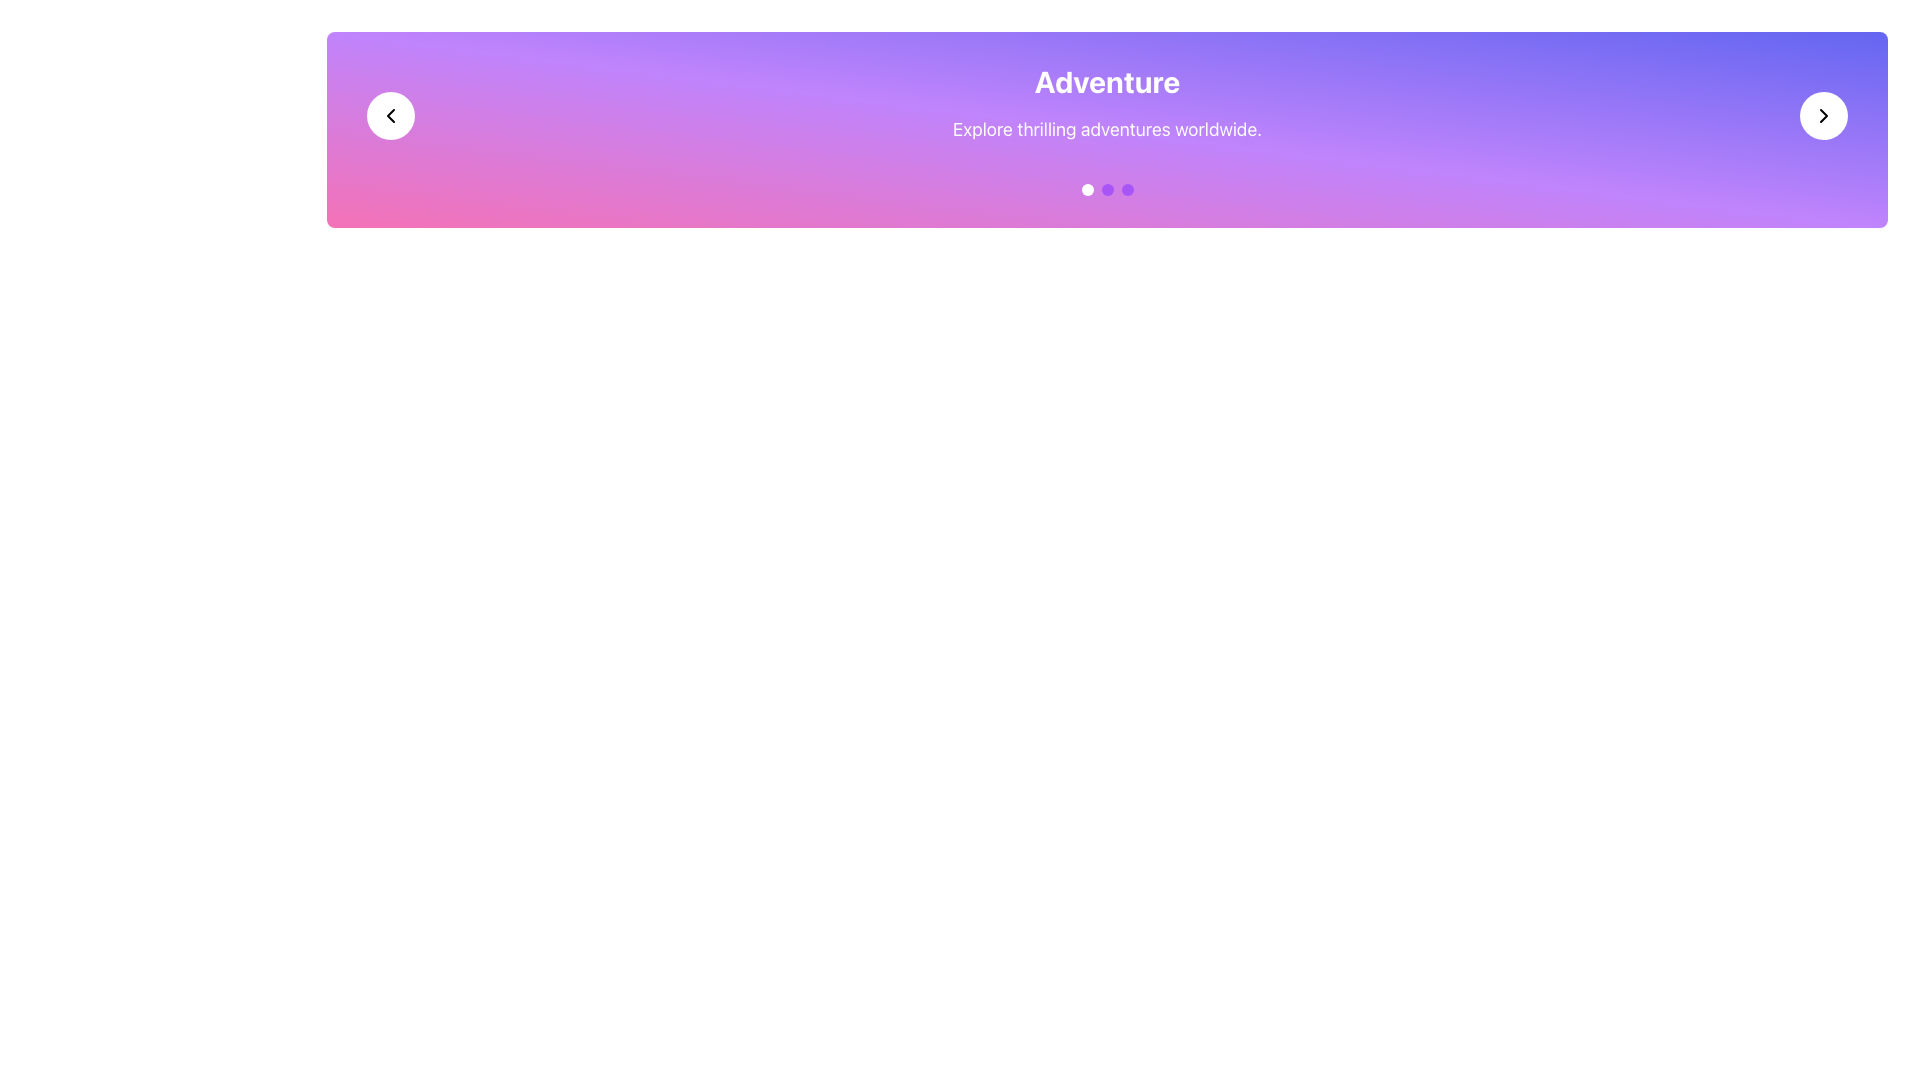  What do you see at coordinates (1086, 189) in the screenshot?
I see `the first circular Navigation Indicator, which is a small white dot located below the 'Adventure' title` at bounding box center [1086, 189].